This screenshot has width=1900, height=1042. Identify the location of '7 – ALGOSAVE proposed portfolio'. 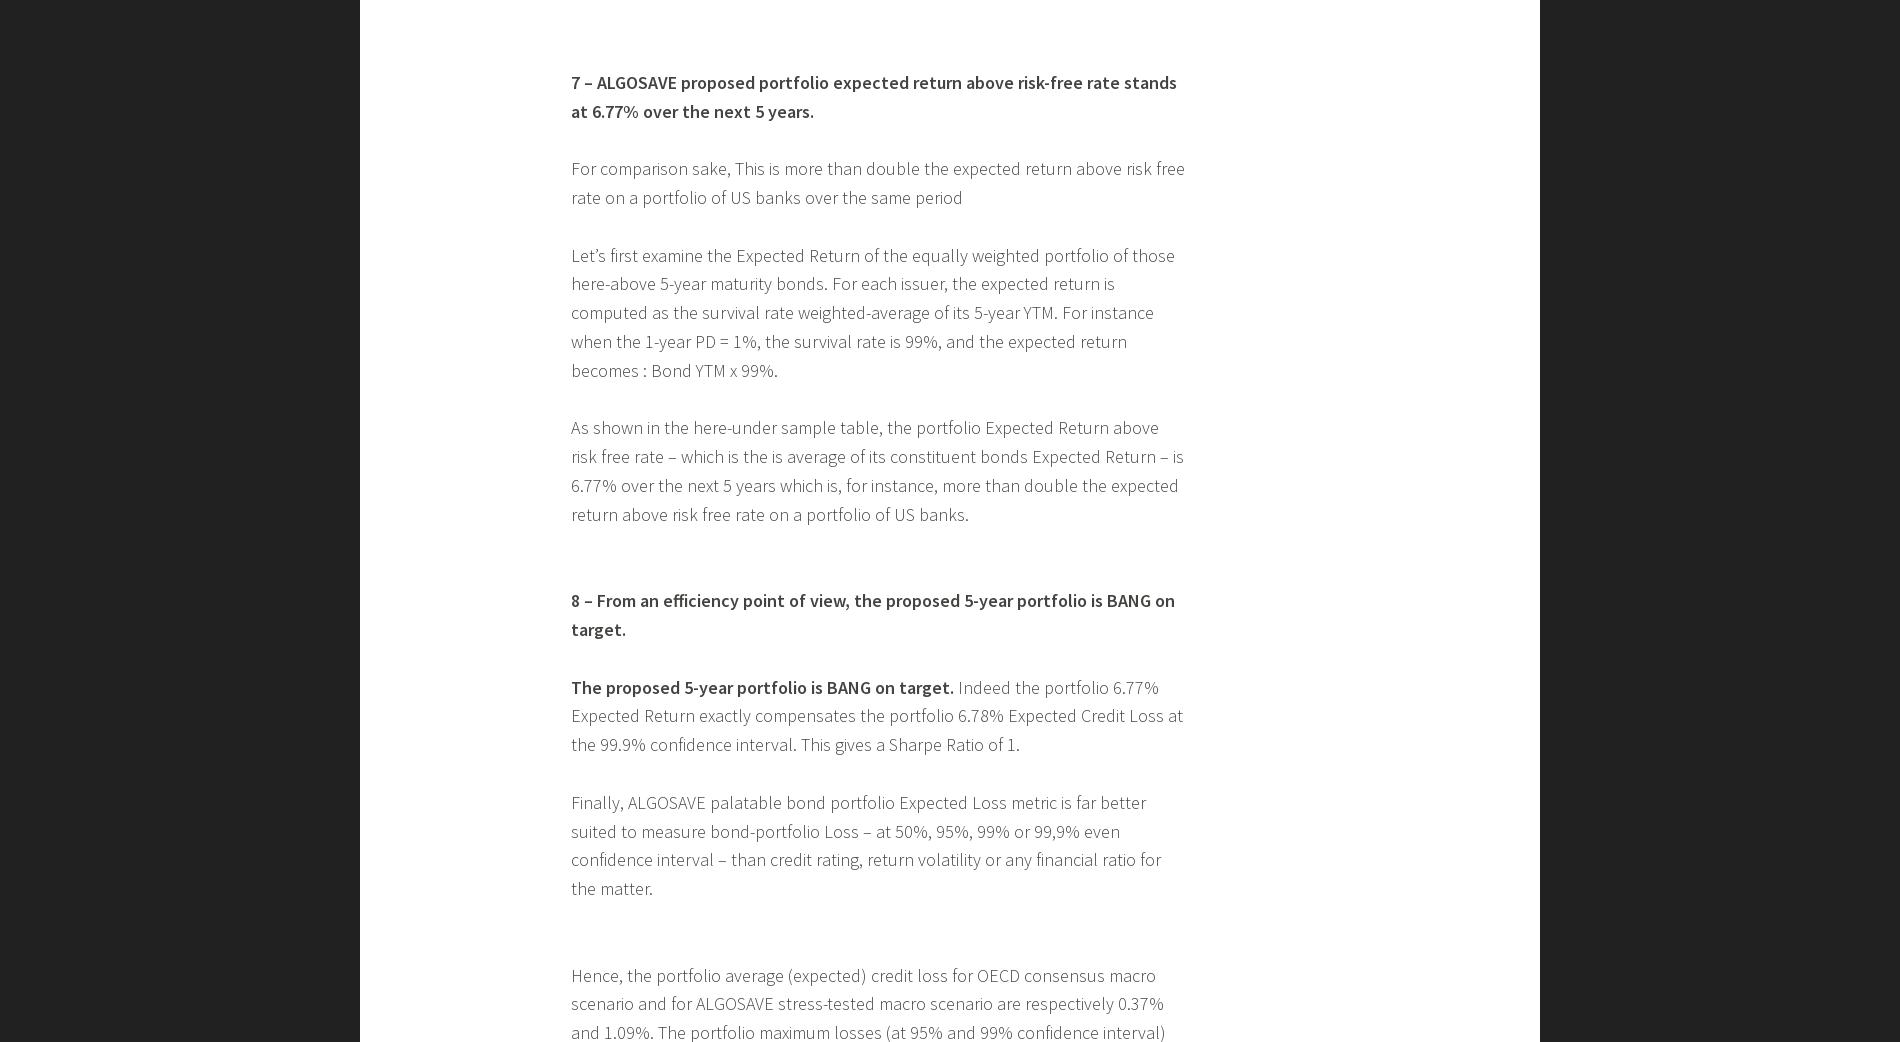
(570, 412).